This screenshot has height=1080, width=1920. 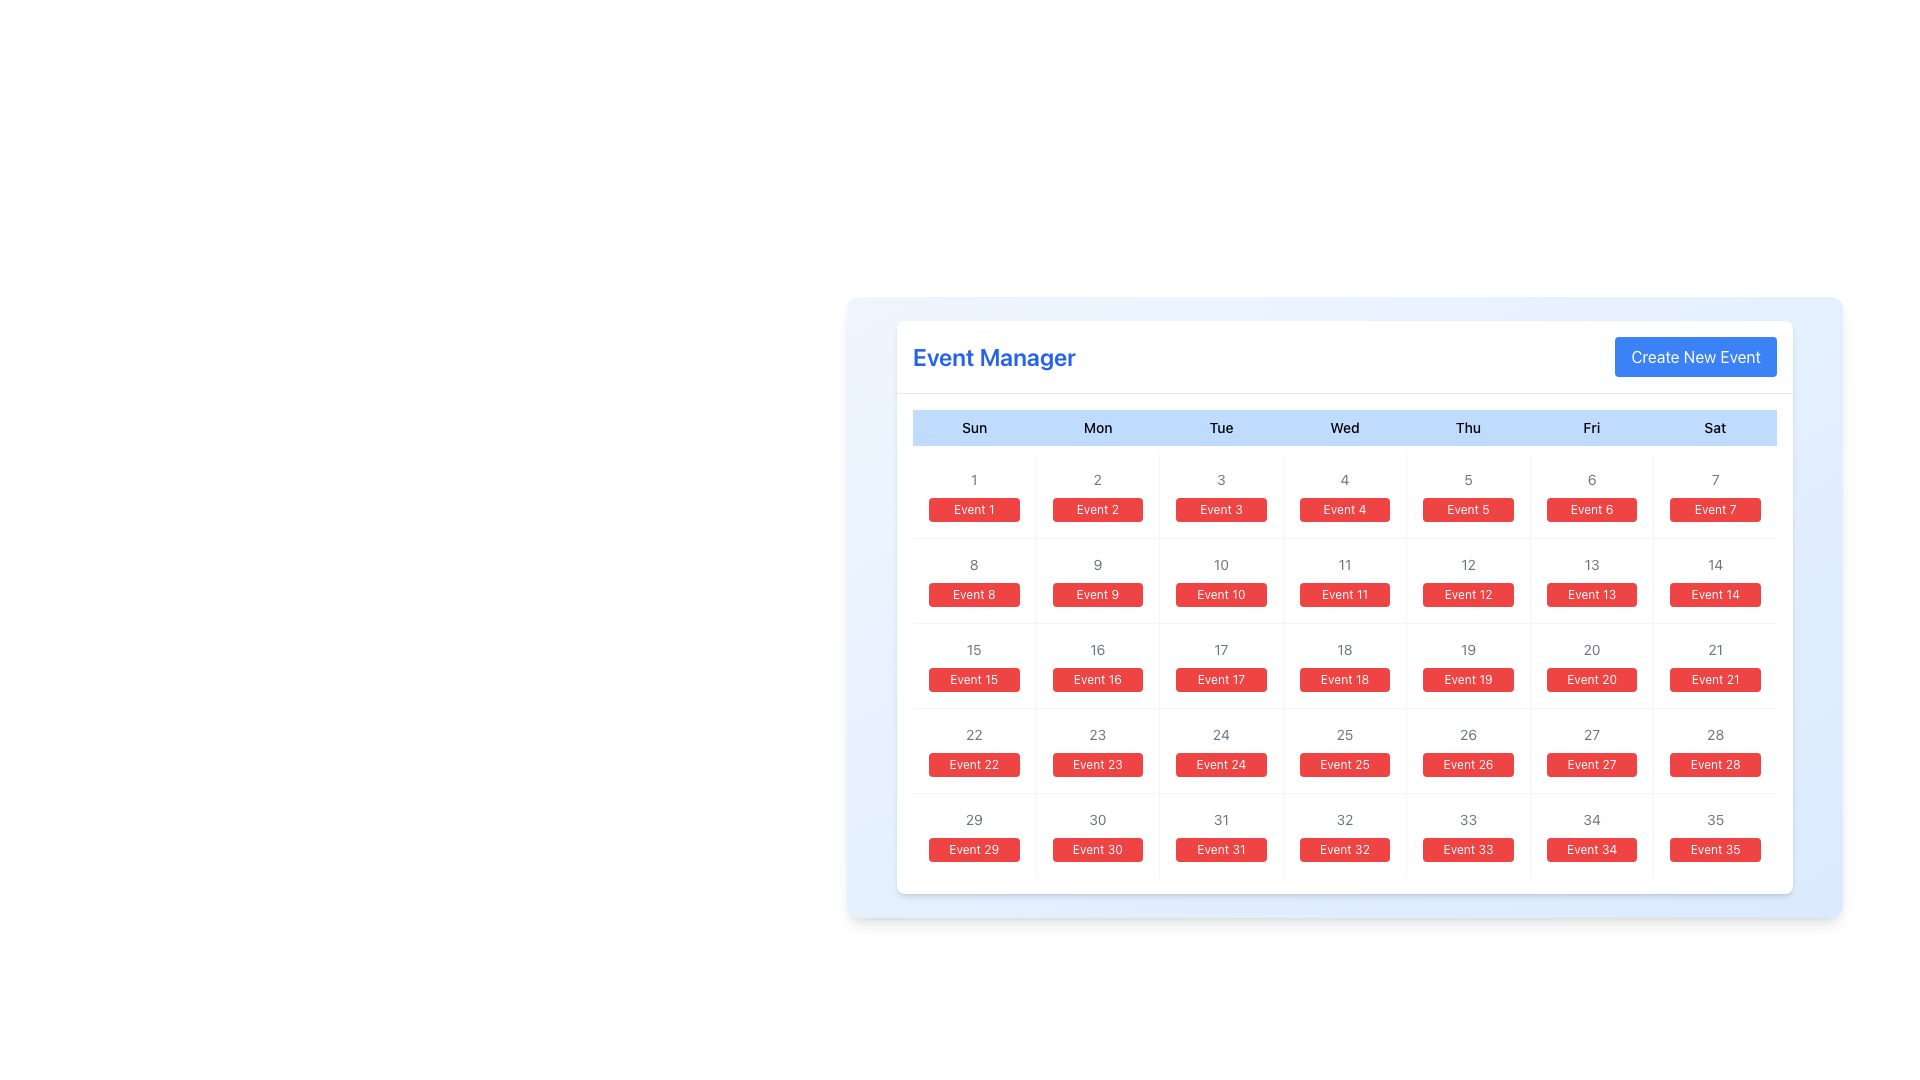 What do you see at coordinates (1714, 735) in the screenshot?
I see `the text element representing the calendar date number '28', which is located in the last row and sixth column of the calendar grid, positioned above the 'Event 28' button` at bounding box center [1714, 735].